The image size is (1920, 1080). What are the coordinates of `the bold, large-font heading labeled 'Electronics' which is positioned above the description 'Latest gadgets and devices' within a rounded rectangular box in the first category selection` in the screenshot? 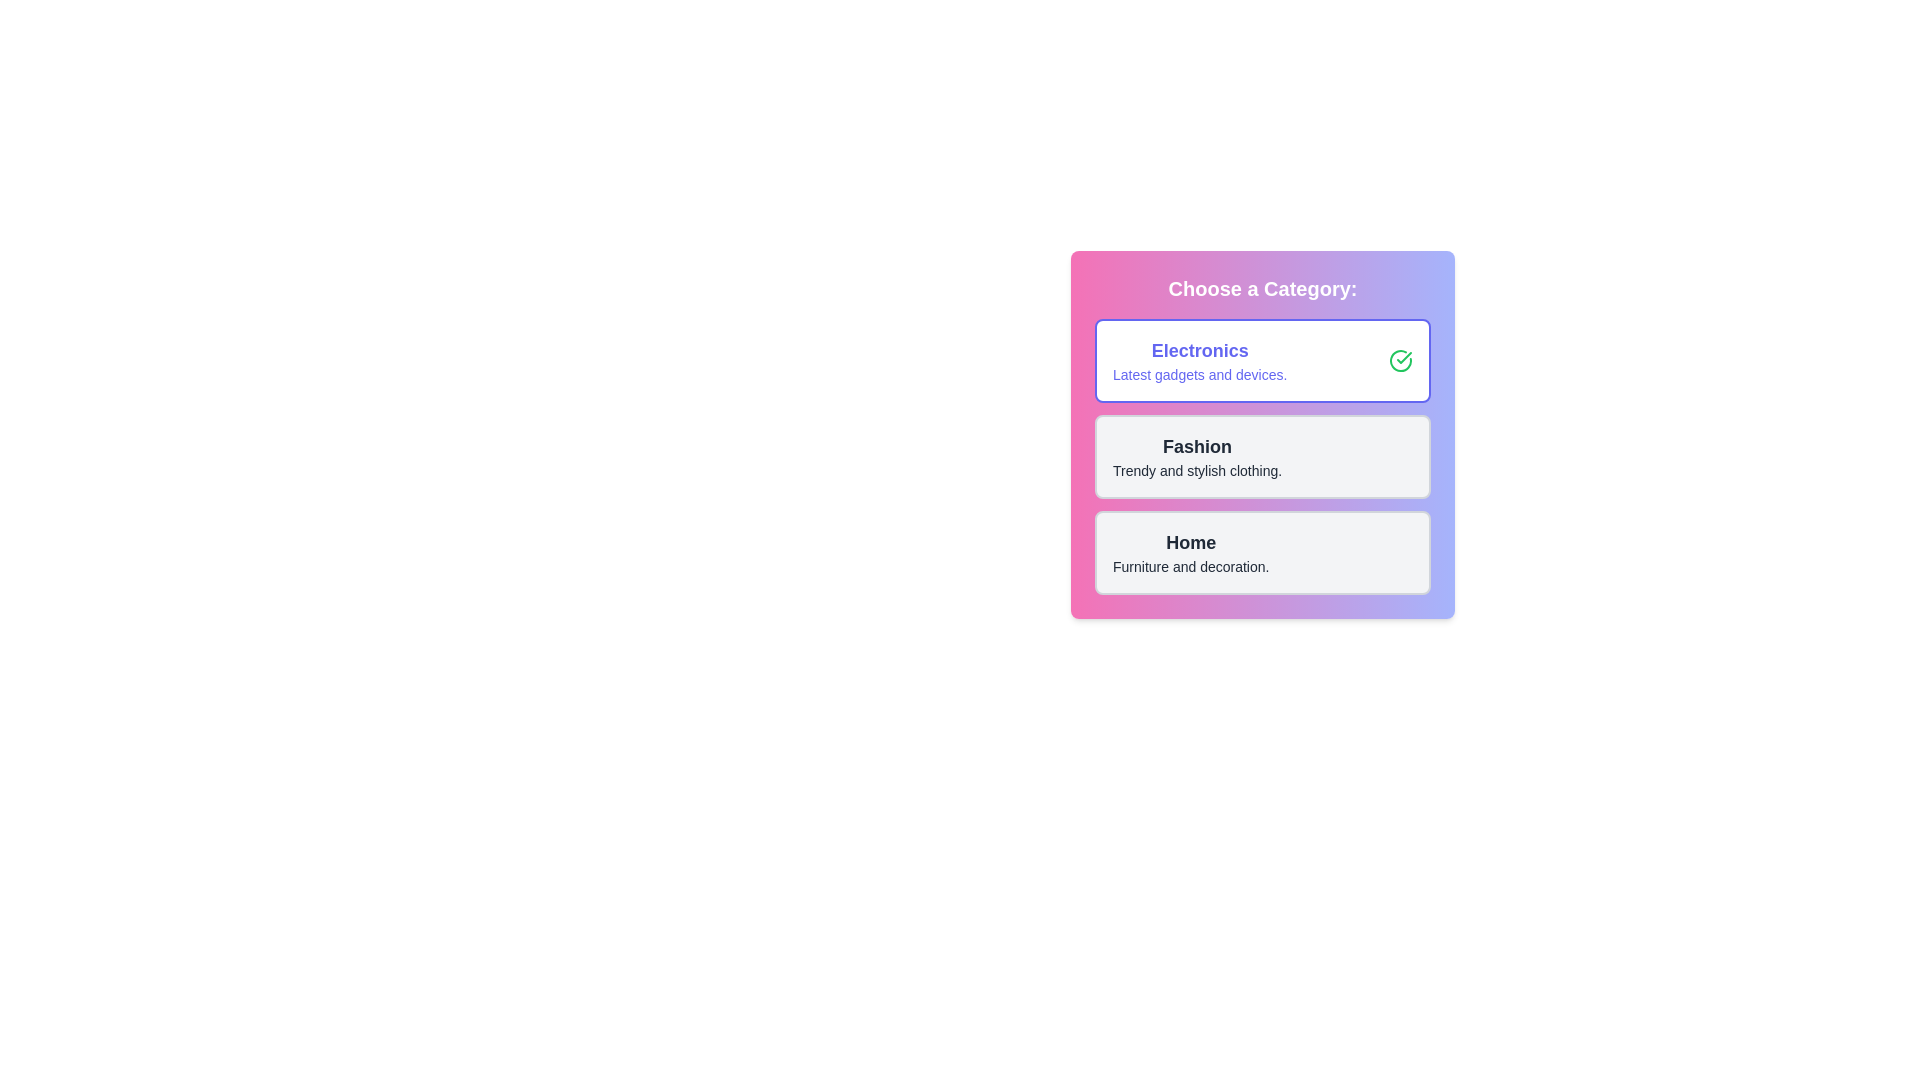 It's located at (1200, 350).